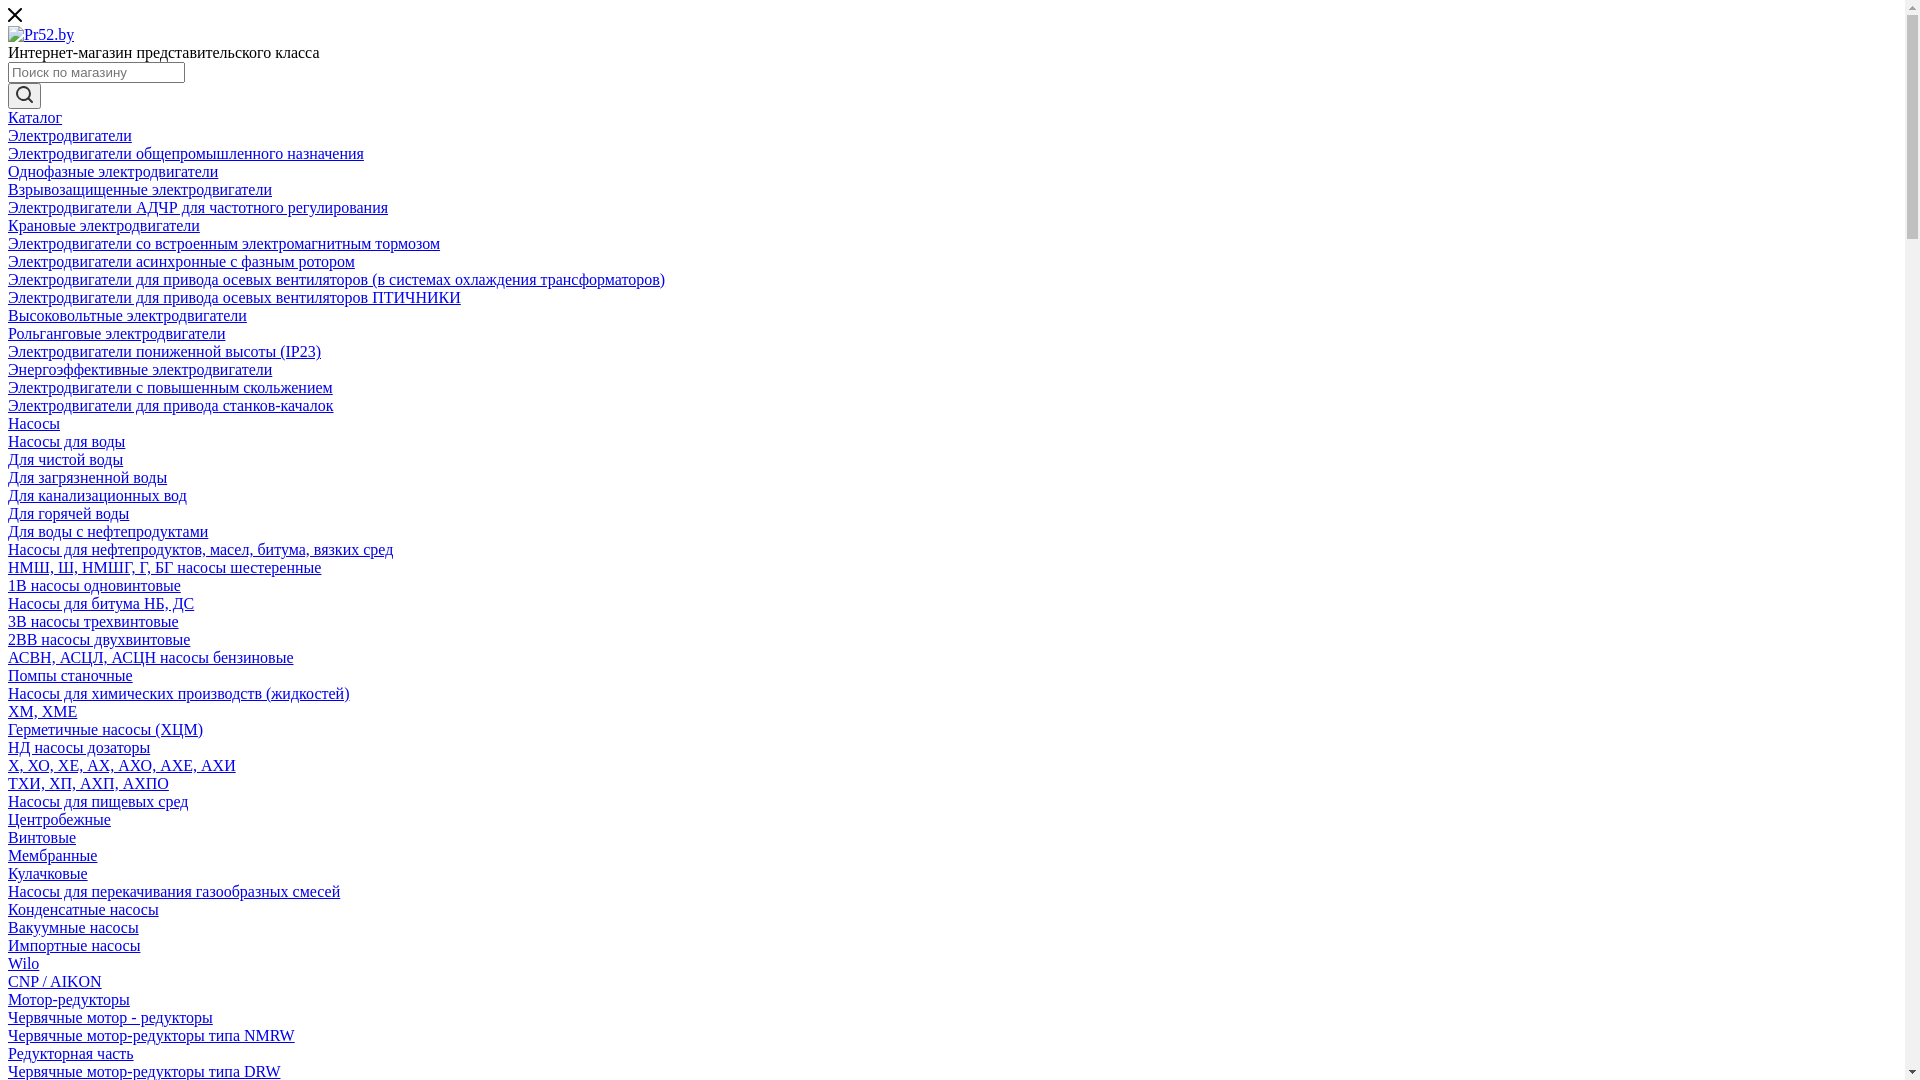  I want to click on 'CNP / AIKON', so click(54, 980).